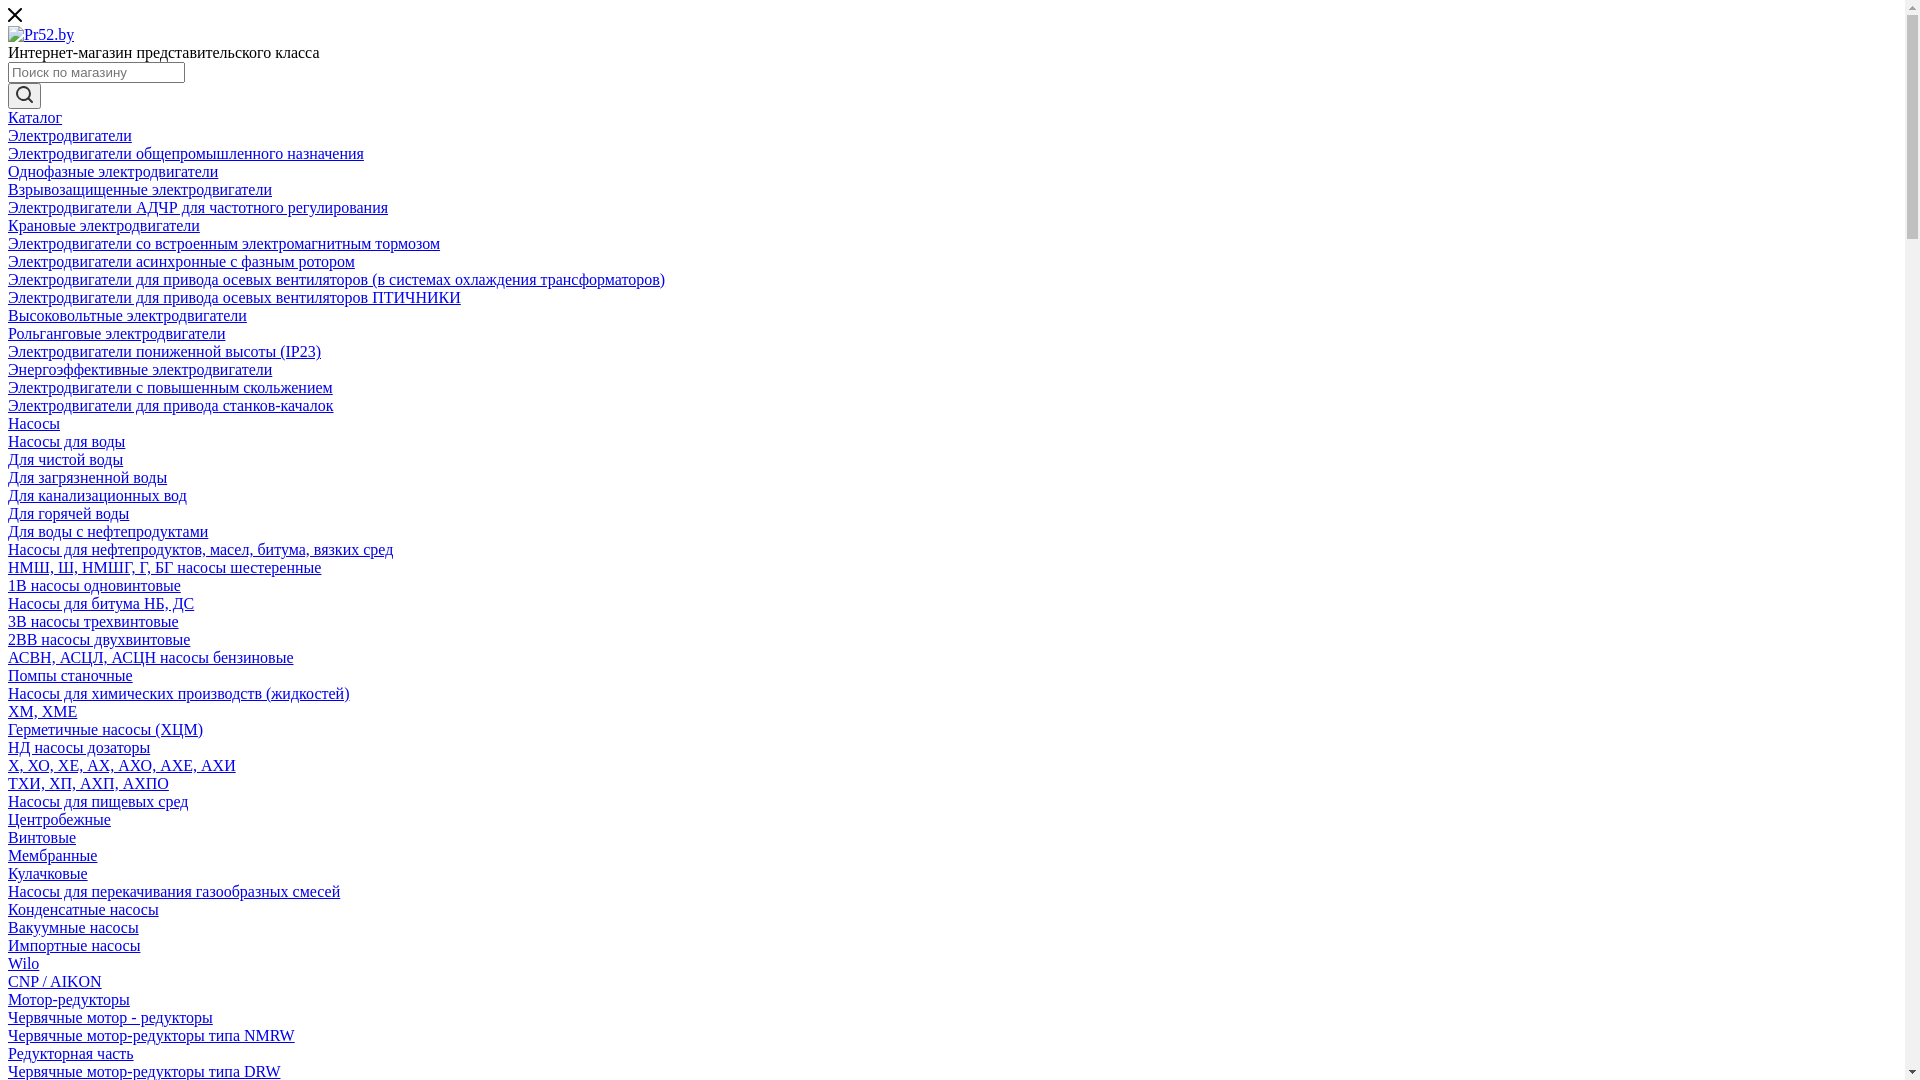  I want to click on 'CNP / AIKON', so click(54, 980).